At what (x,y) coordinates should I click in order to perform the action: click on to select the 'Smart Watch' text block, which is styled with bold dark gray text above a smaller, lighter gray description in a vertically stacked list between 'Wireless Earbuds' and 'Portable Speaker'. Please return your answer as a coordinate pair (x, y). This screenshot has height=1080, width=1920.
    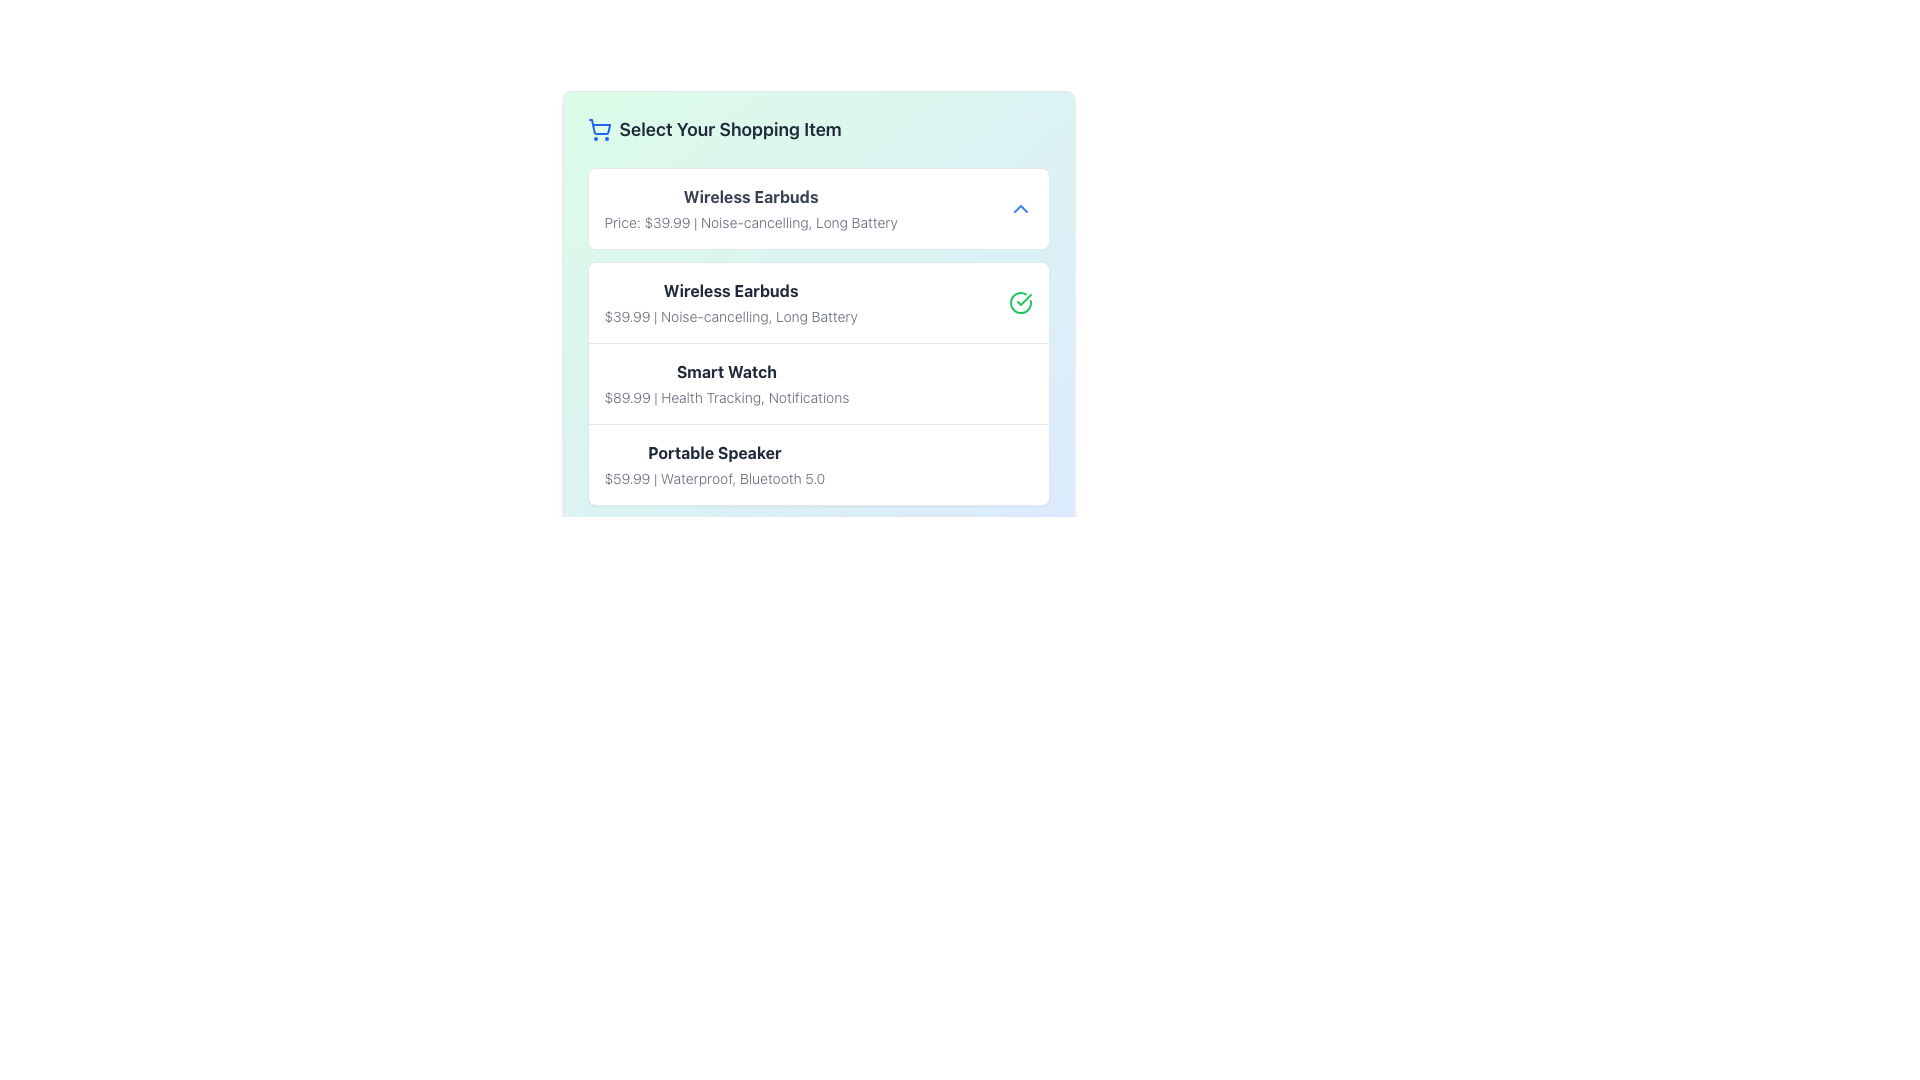
    Looking at the image, I should click on (725, 384).